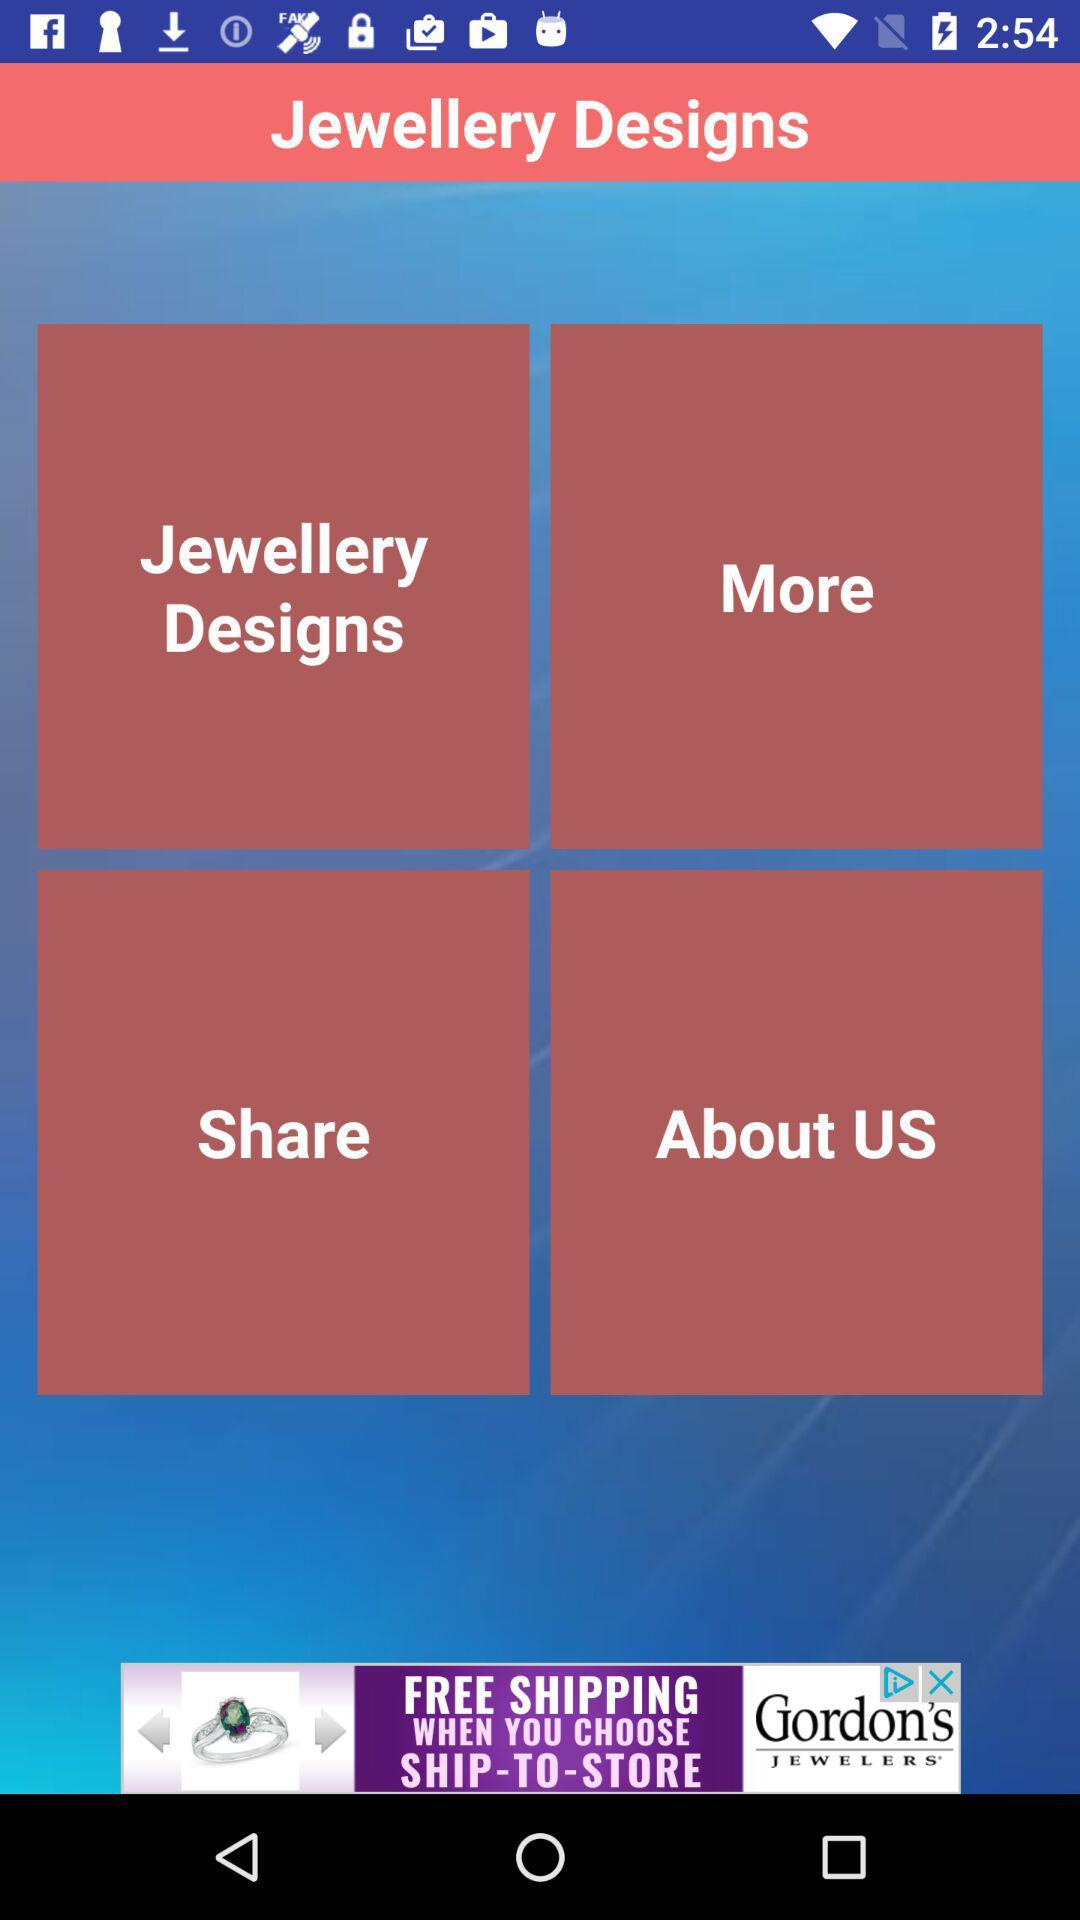 The height and width of the screenshot is (1920, 1080). What do you see at coordinates (540, 1727) in the screenshot?
I see `visit gordon 's jewelers` at bounding box center [540, 1727].